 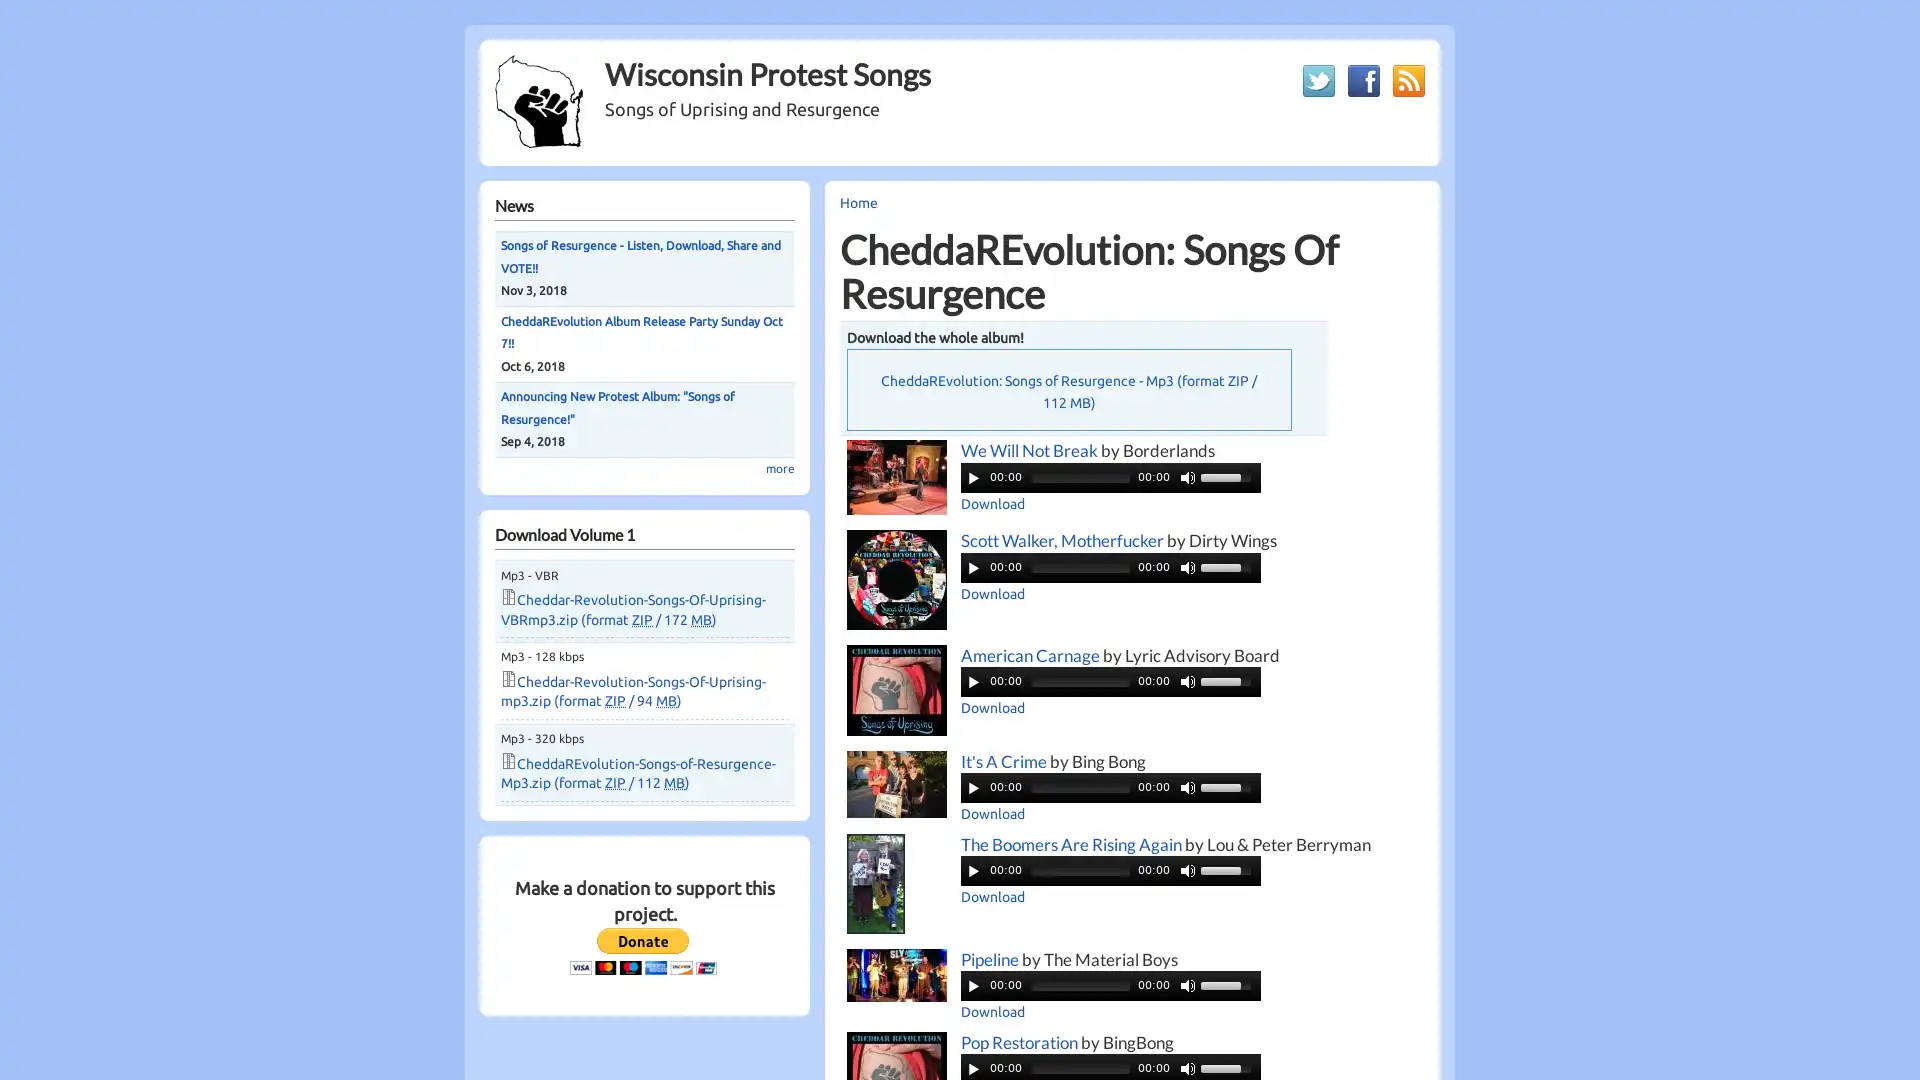 What do you see at coordinates (974, 477) in the screenshot?
I see `Play/Pause` at bounding box center [974, 477].